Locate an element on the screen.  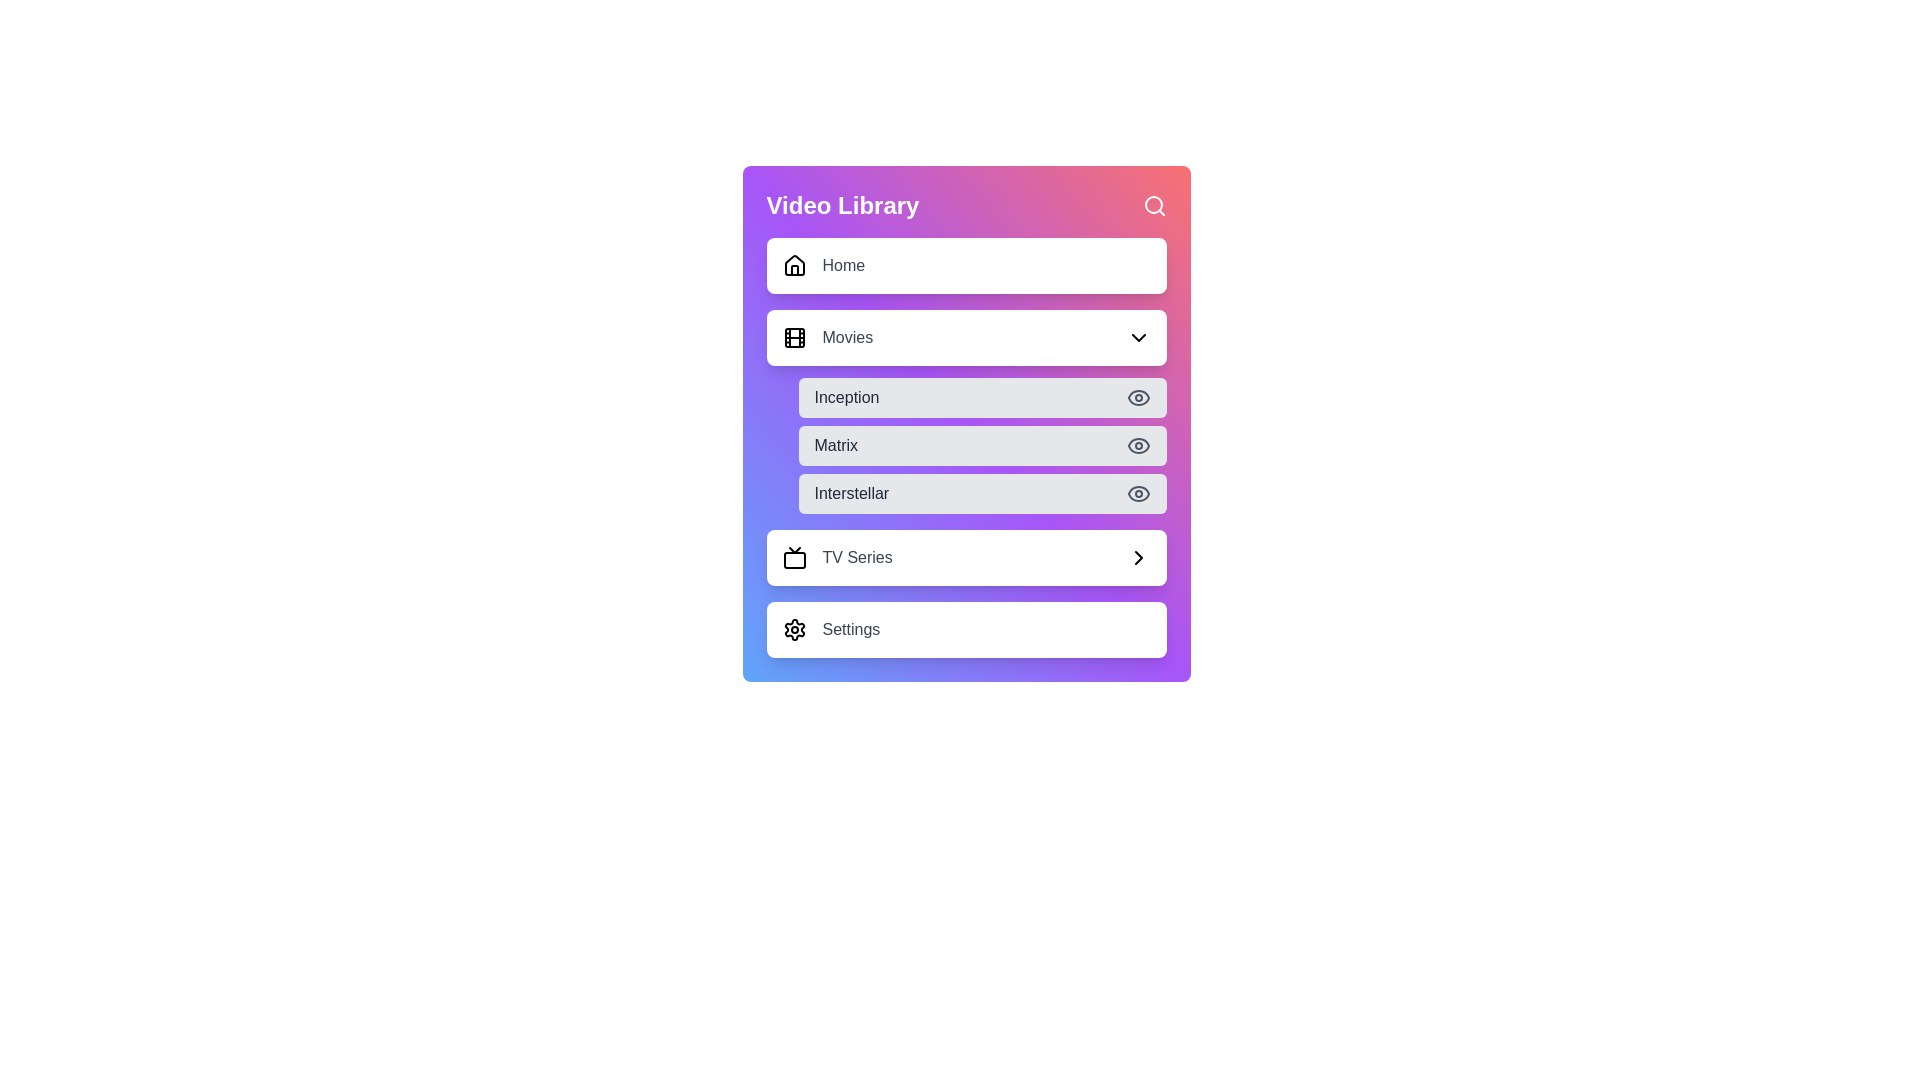
the graphical icon resembling a movie film frame, which is a rectangular shape with rounded corners, located to the left of the 'Movies' button in the 'Video Library' interface is located at coordinates (793, 337).